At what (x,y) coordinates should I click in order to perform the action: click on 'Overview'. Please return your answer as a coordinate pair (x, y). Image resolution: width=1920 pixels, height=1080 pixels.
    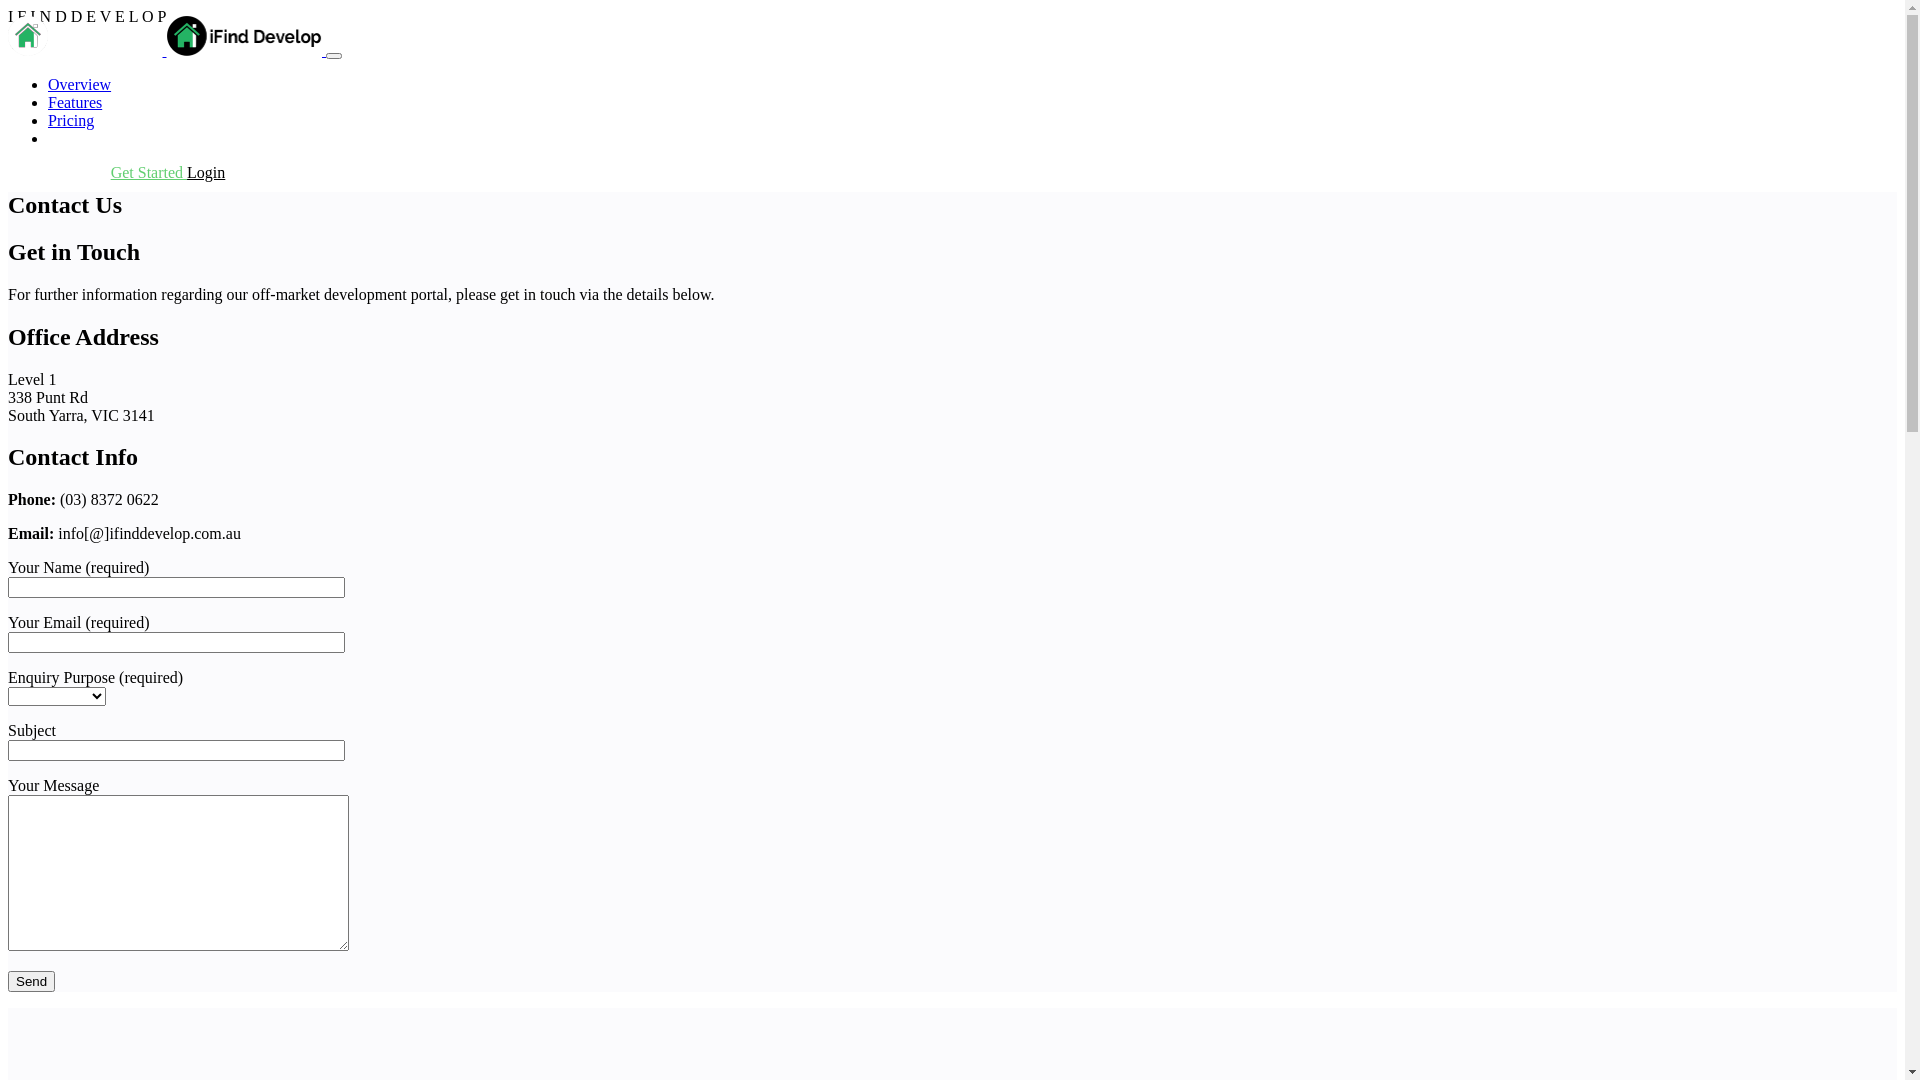
    Looking at the image, I should click on (79, 83).